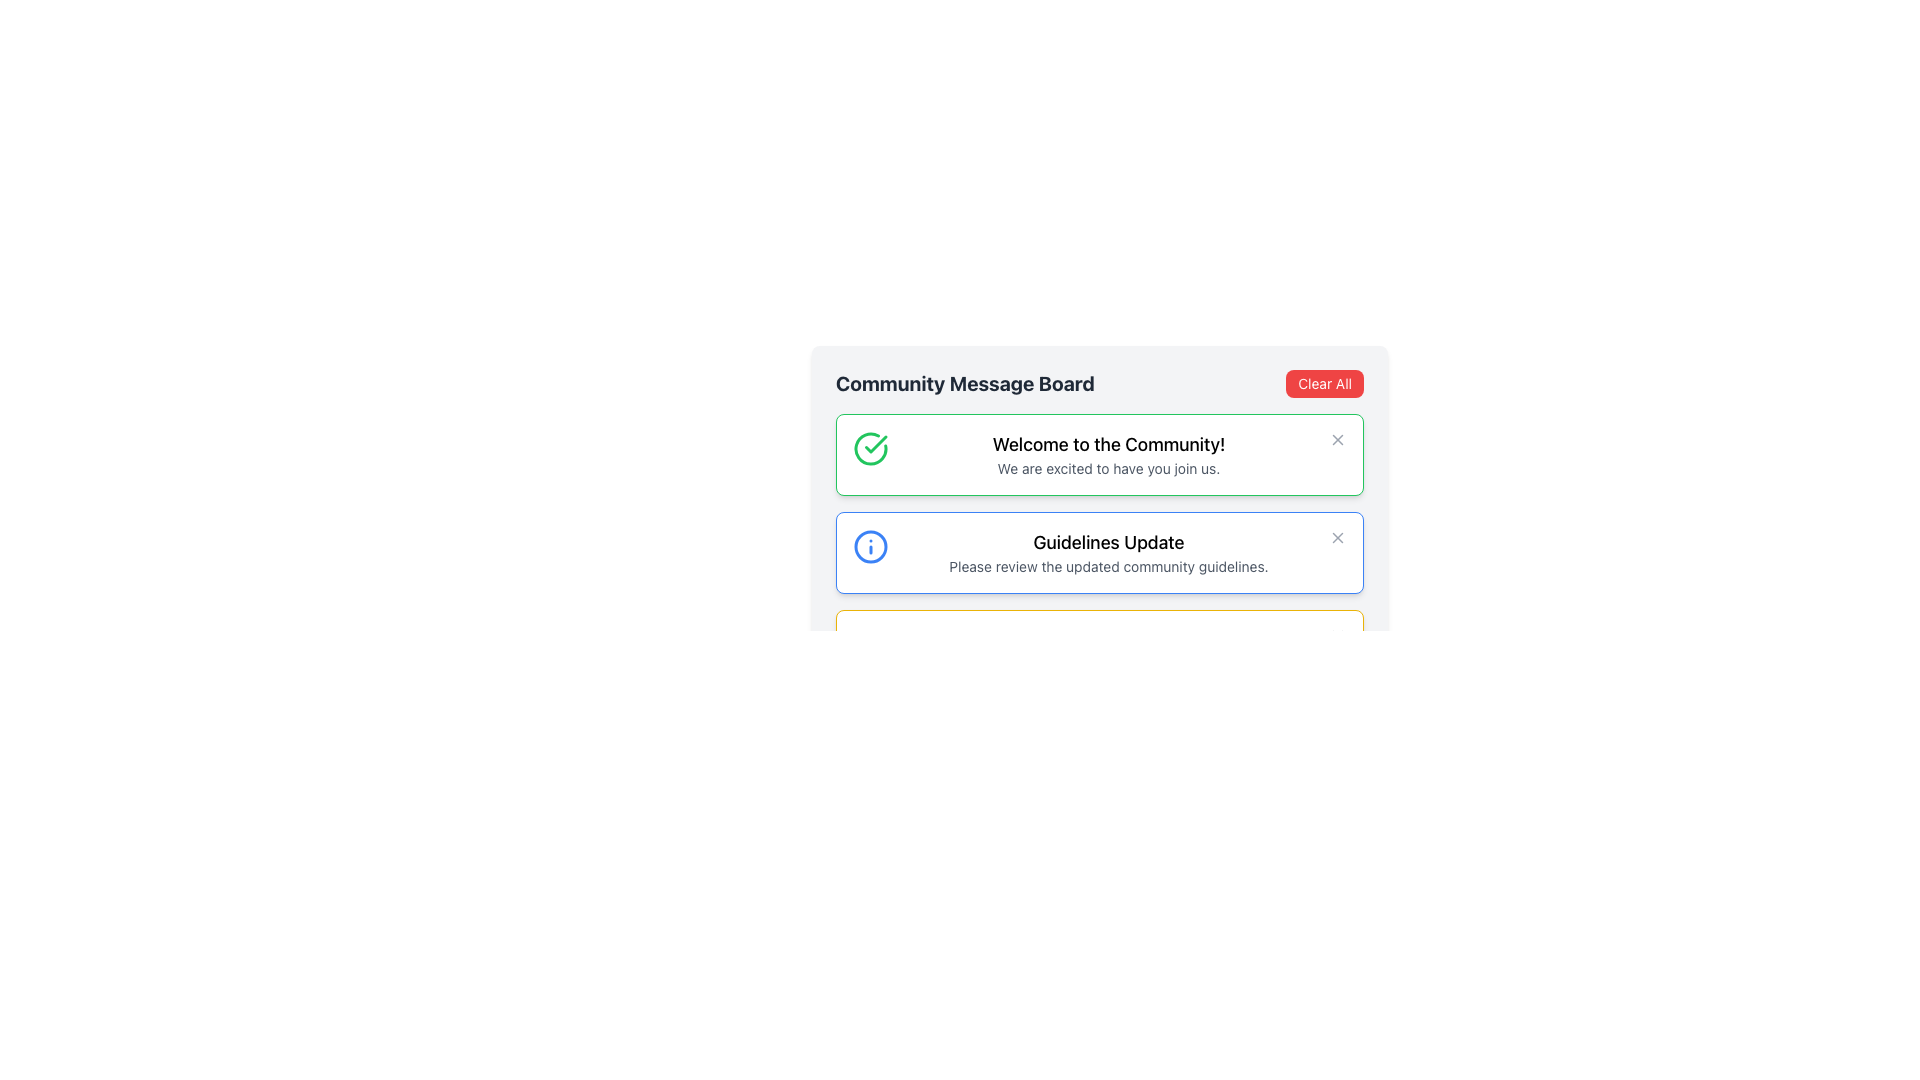 Image resolution: width=1920 pixels, height=1080 pixels. Describe the element at coordinates (1338, 536) in the screenshot. I see `the close button located at the top-right corner of the card titled 'Guidelines Update'` at that location.